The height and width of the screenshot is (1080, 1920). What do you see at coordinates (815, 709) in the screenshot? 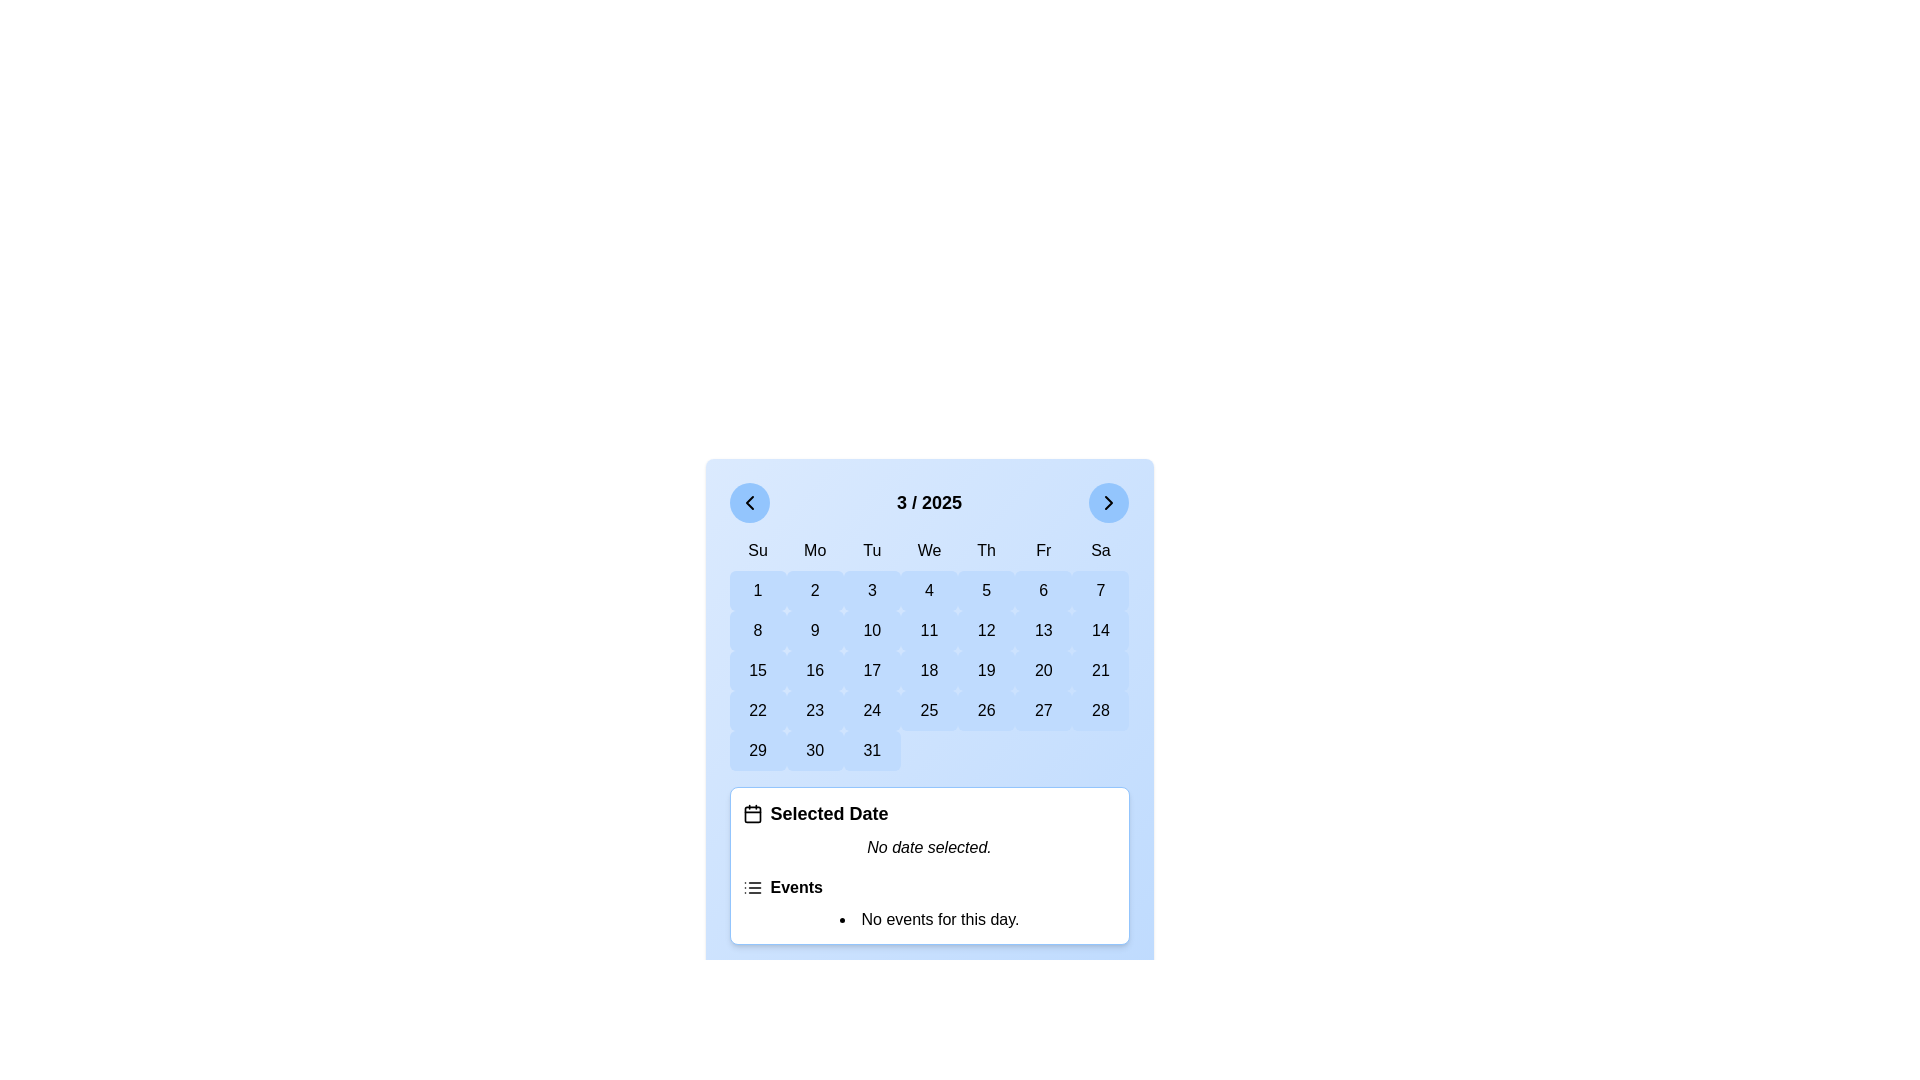
I see `the selectable date button for the 23rd day of the month in the calendar interface` at bounding box center [815, 709].